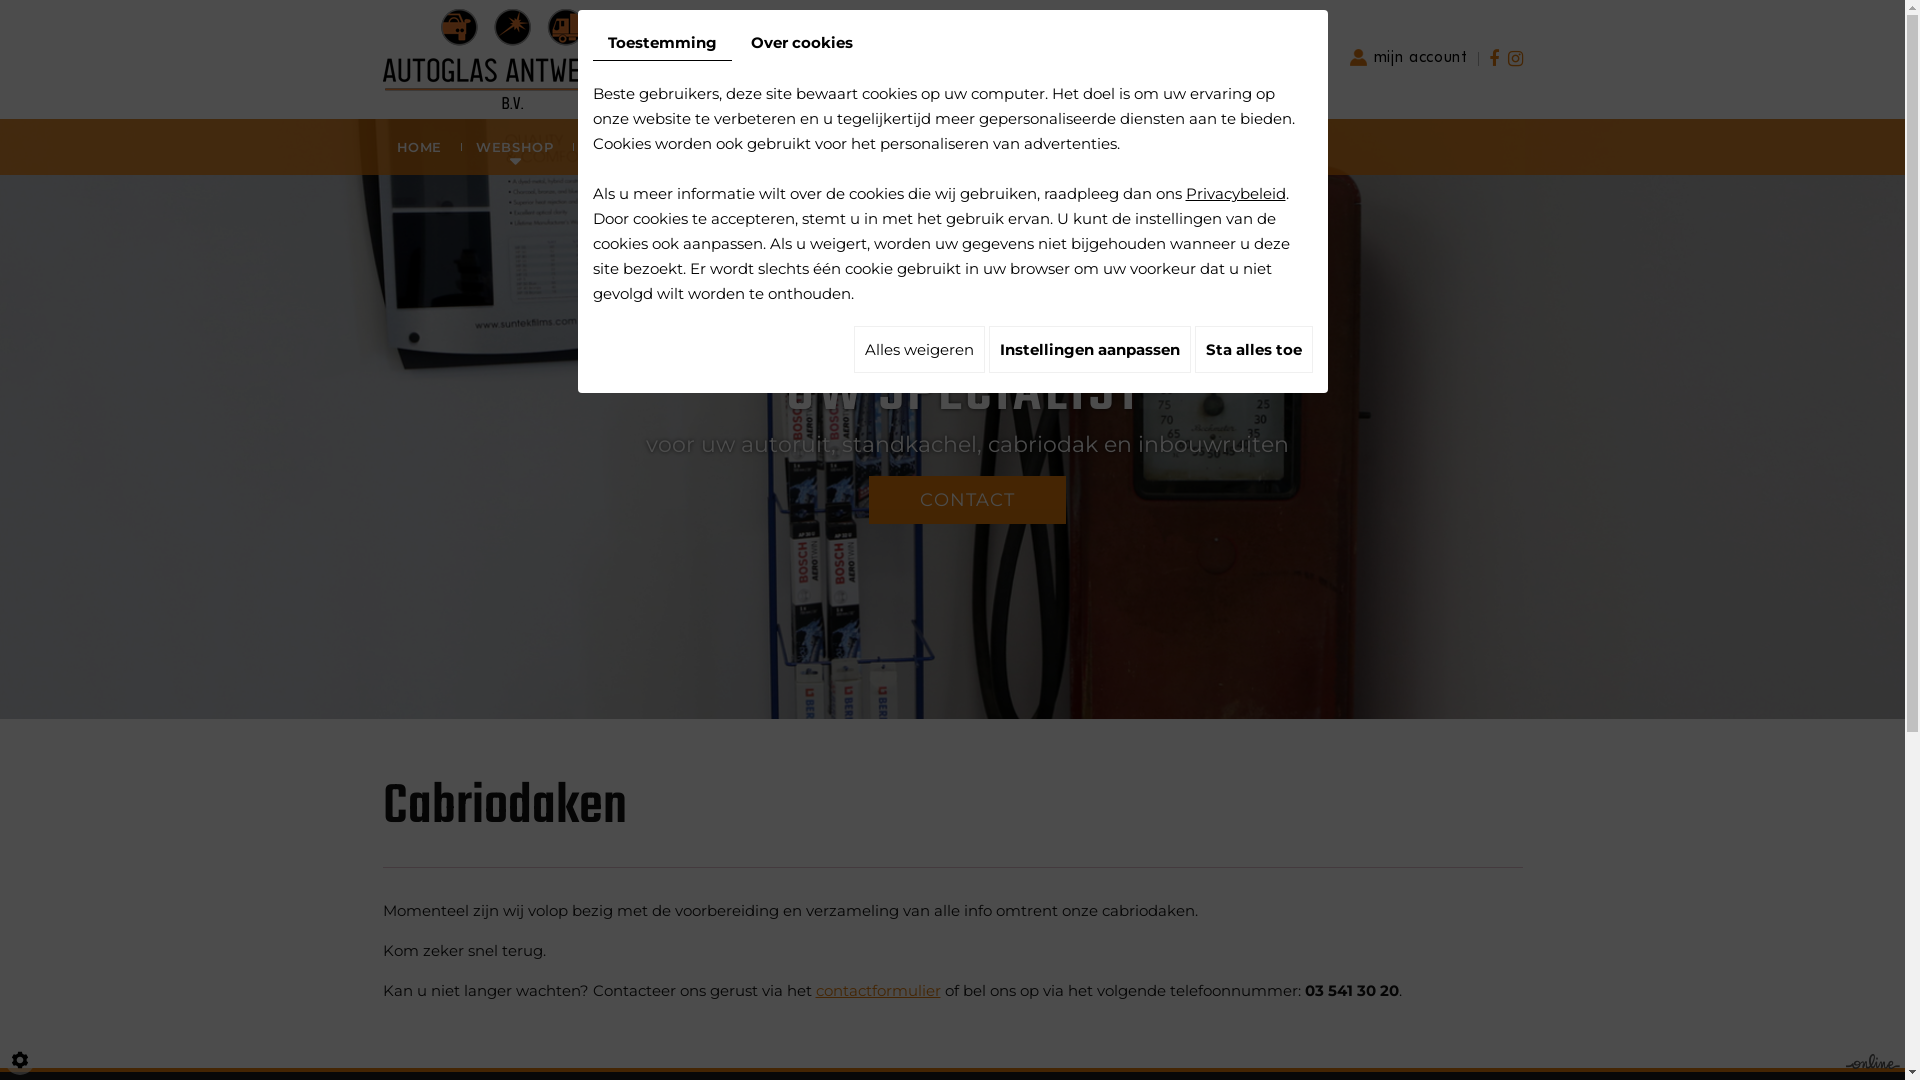 The image size is (1920, 1080). I want to click on 'Privacybeleid', so click(1235, 193).